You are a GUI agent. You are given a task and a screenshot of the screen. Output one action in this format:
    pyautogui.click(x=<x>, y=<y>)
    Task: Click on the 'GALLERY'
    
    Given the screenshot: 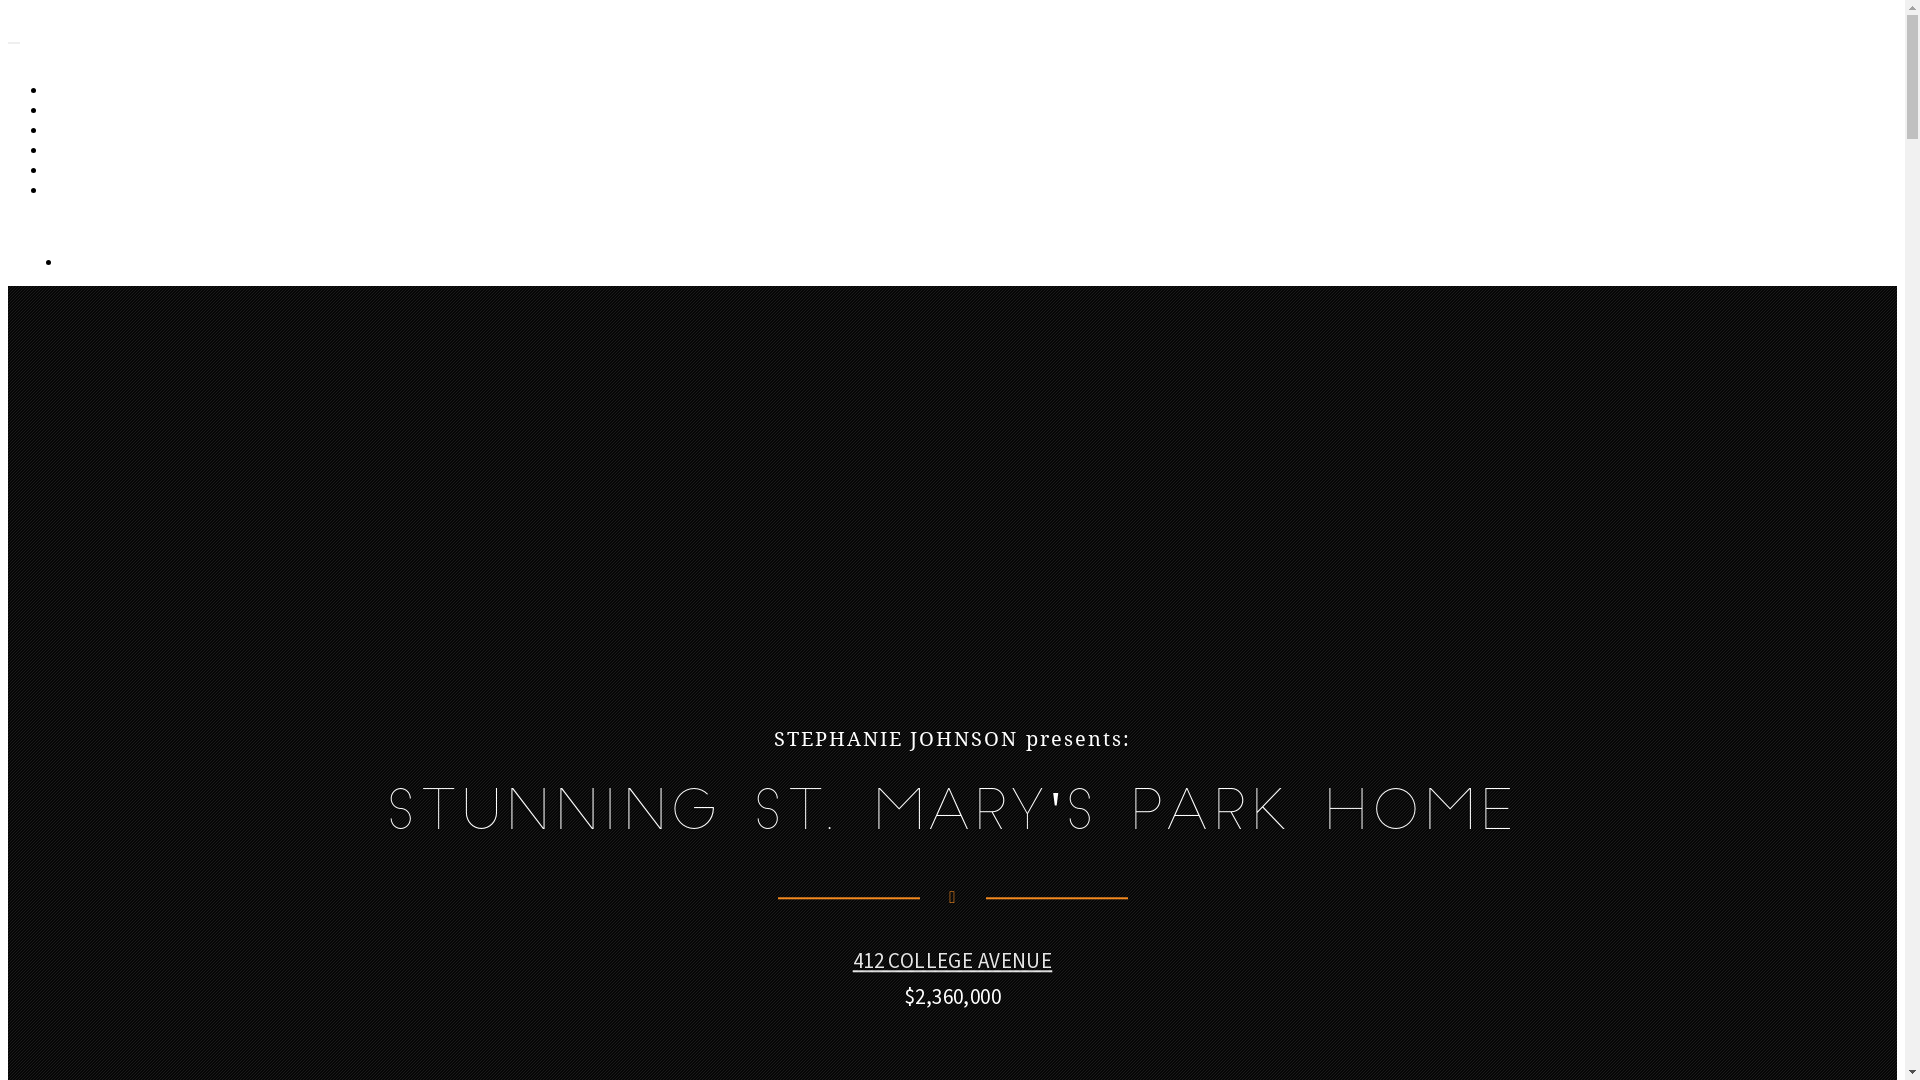 What is the action you would take?
    pyautogui.click(x=87, y=90)
    